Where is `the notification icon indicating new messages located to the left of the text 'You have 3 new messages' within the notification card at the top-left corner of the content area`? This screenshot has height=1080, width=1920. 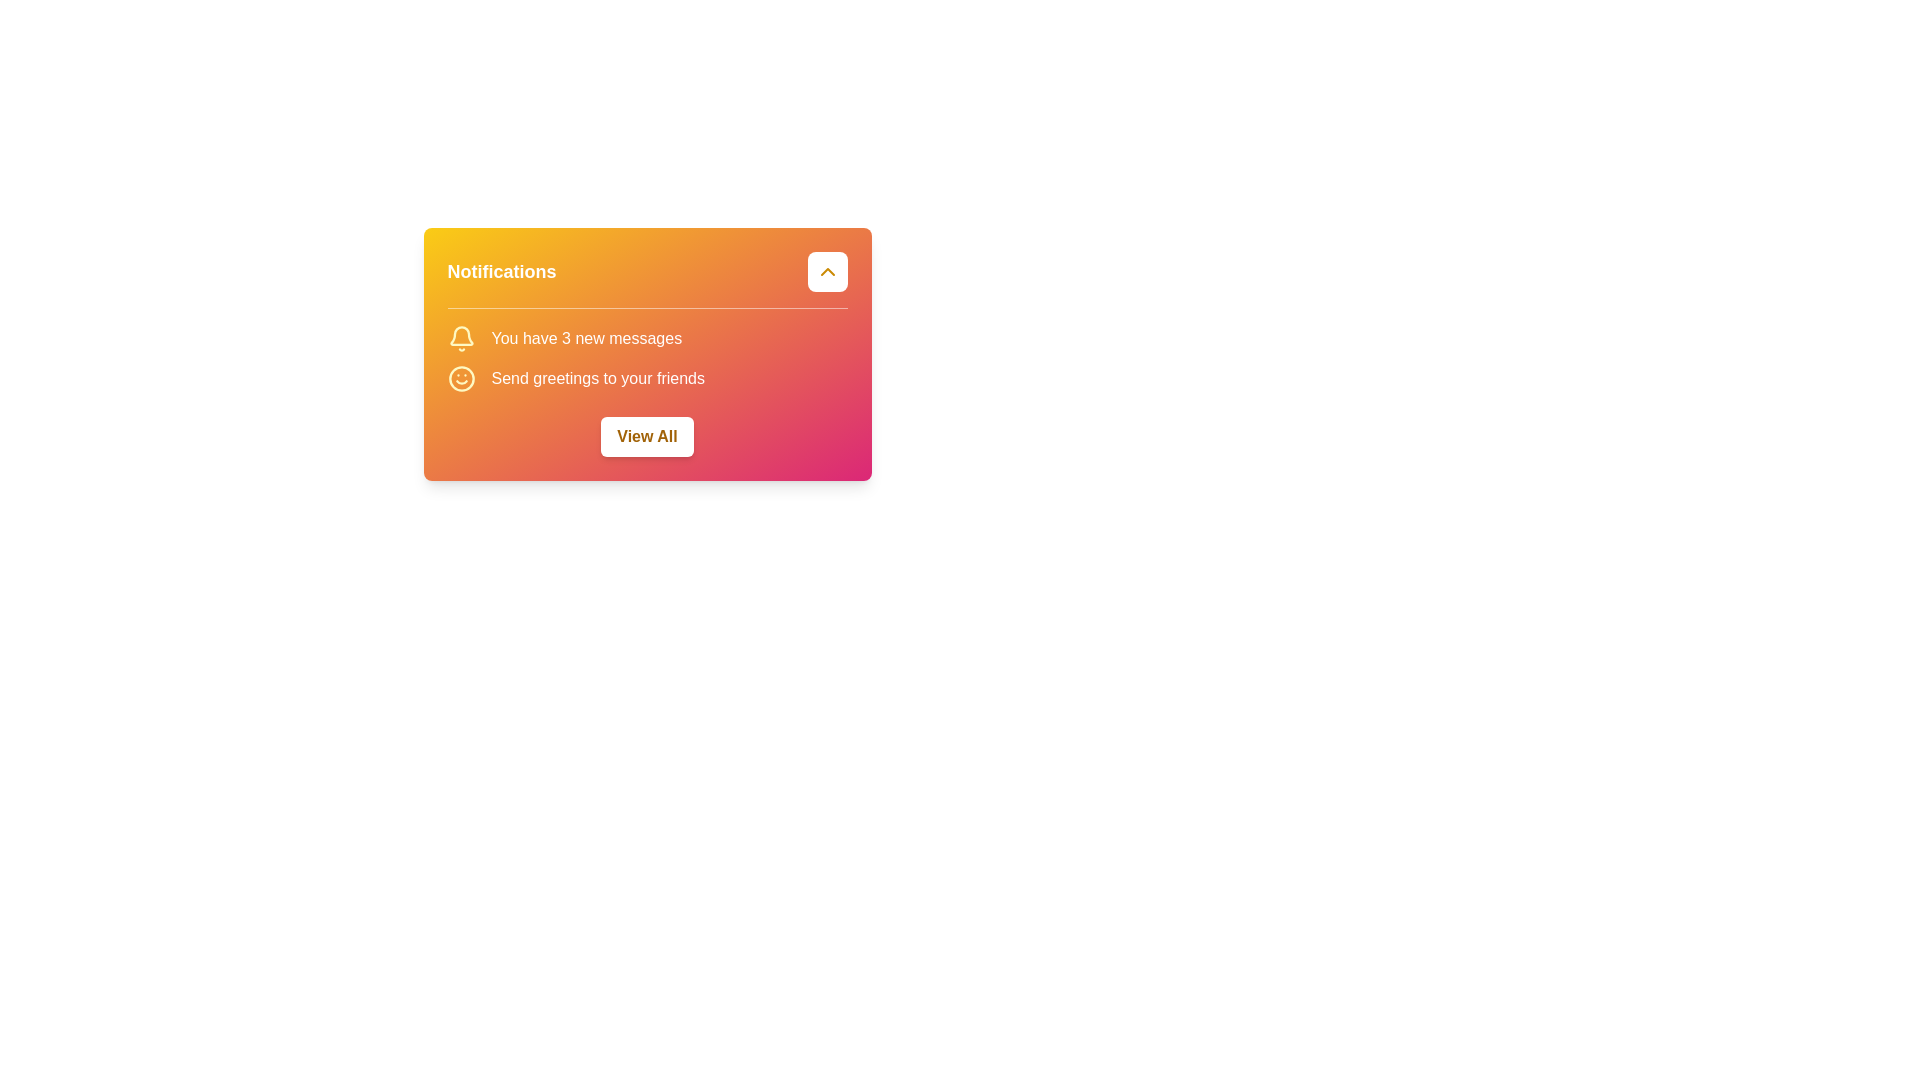 the notification icon indicating new messages located to the left of the text 'You have 3 new messages' within the notification card at the top-left corner of the content area is located at coordinates (460, 338).